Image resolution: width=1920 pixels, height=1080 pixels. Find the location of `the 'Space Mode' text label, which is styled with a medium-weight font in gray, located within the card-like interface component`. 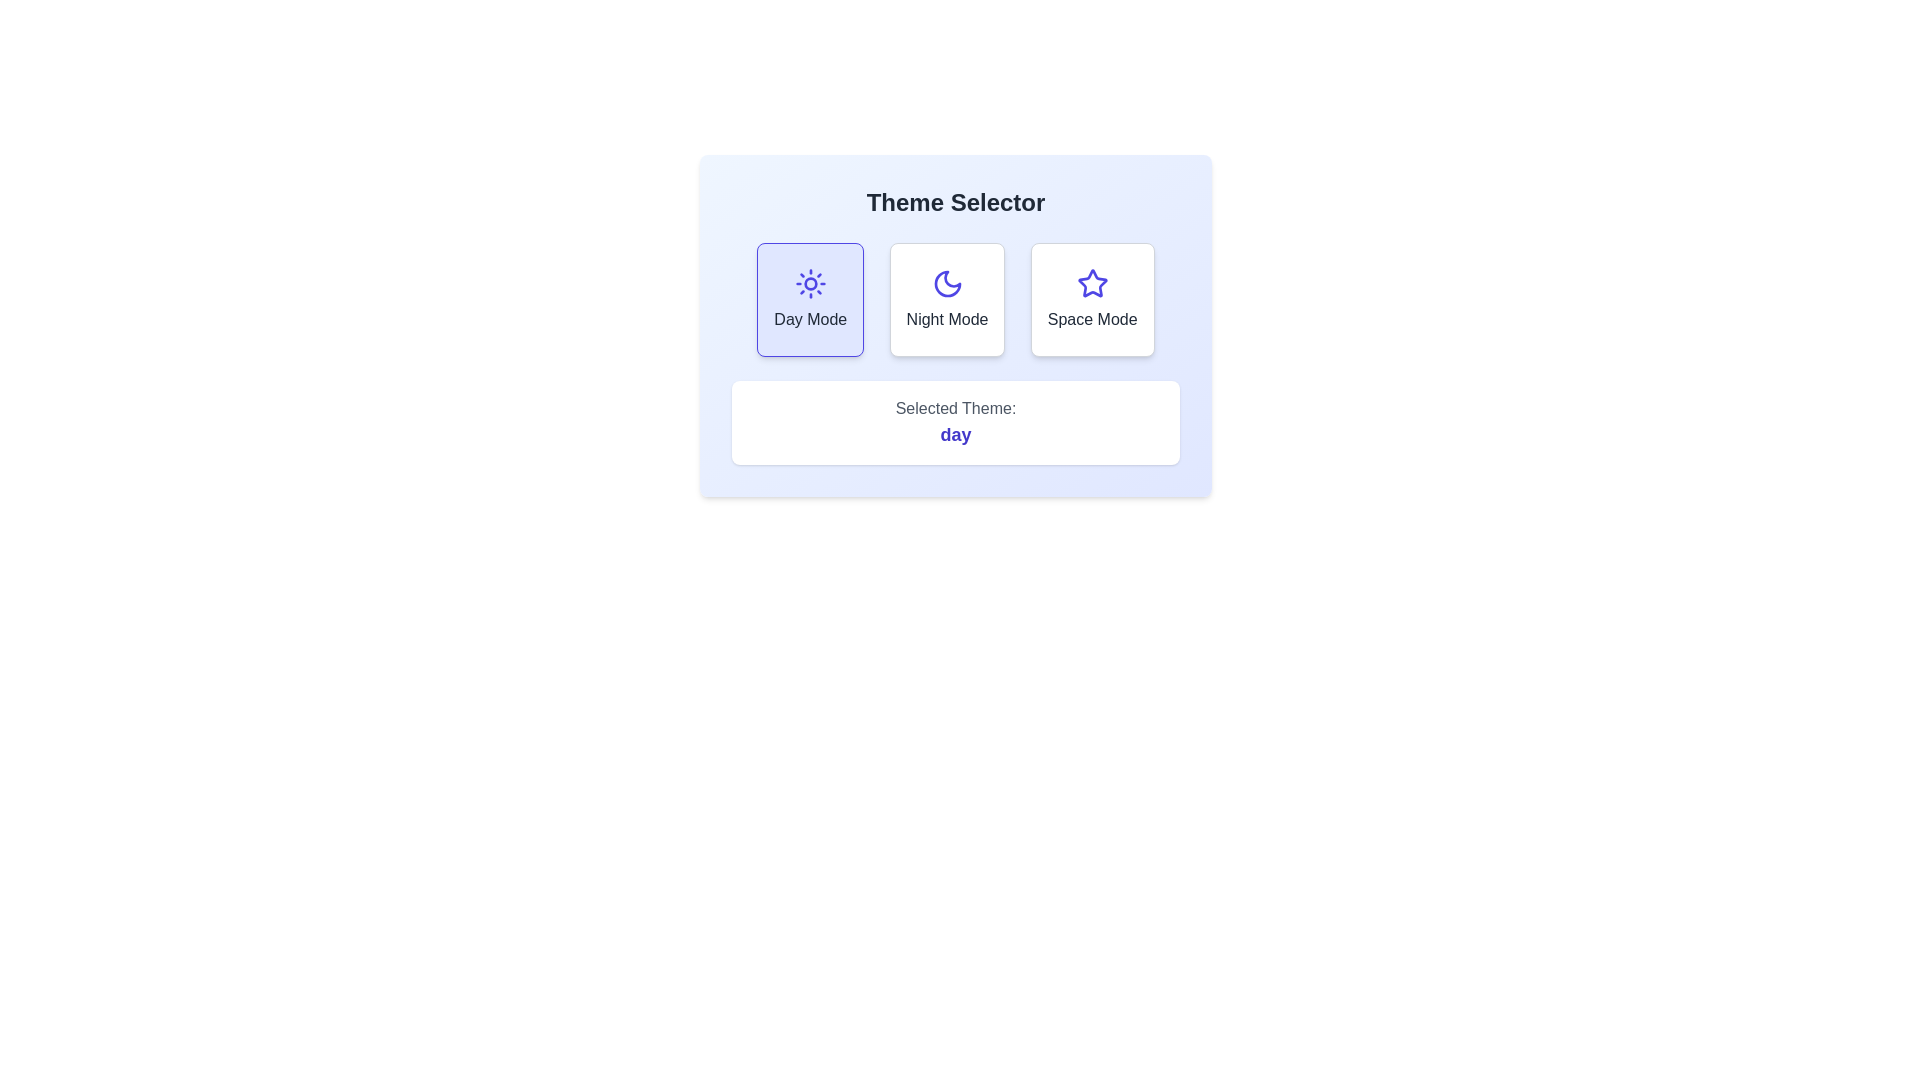

the 'Space Mode' text label, which is styled with a medium-weight font in gray, located within the card-like interface component is located at coordinates (1091, 319).